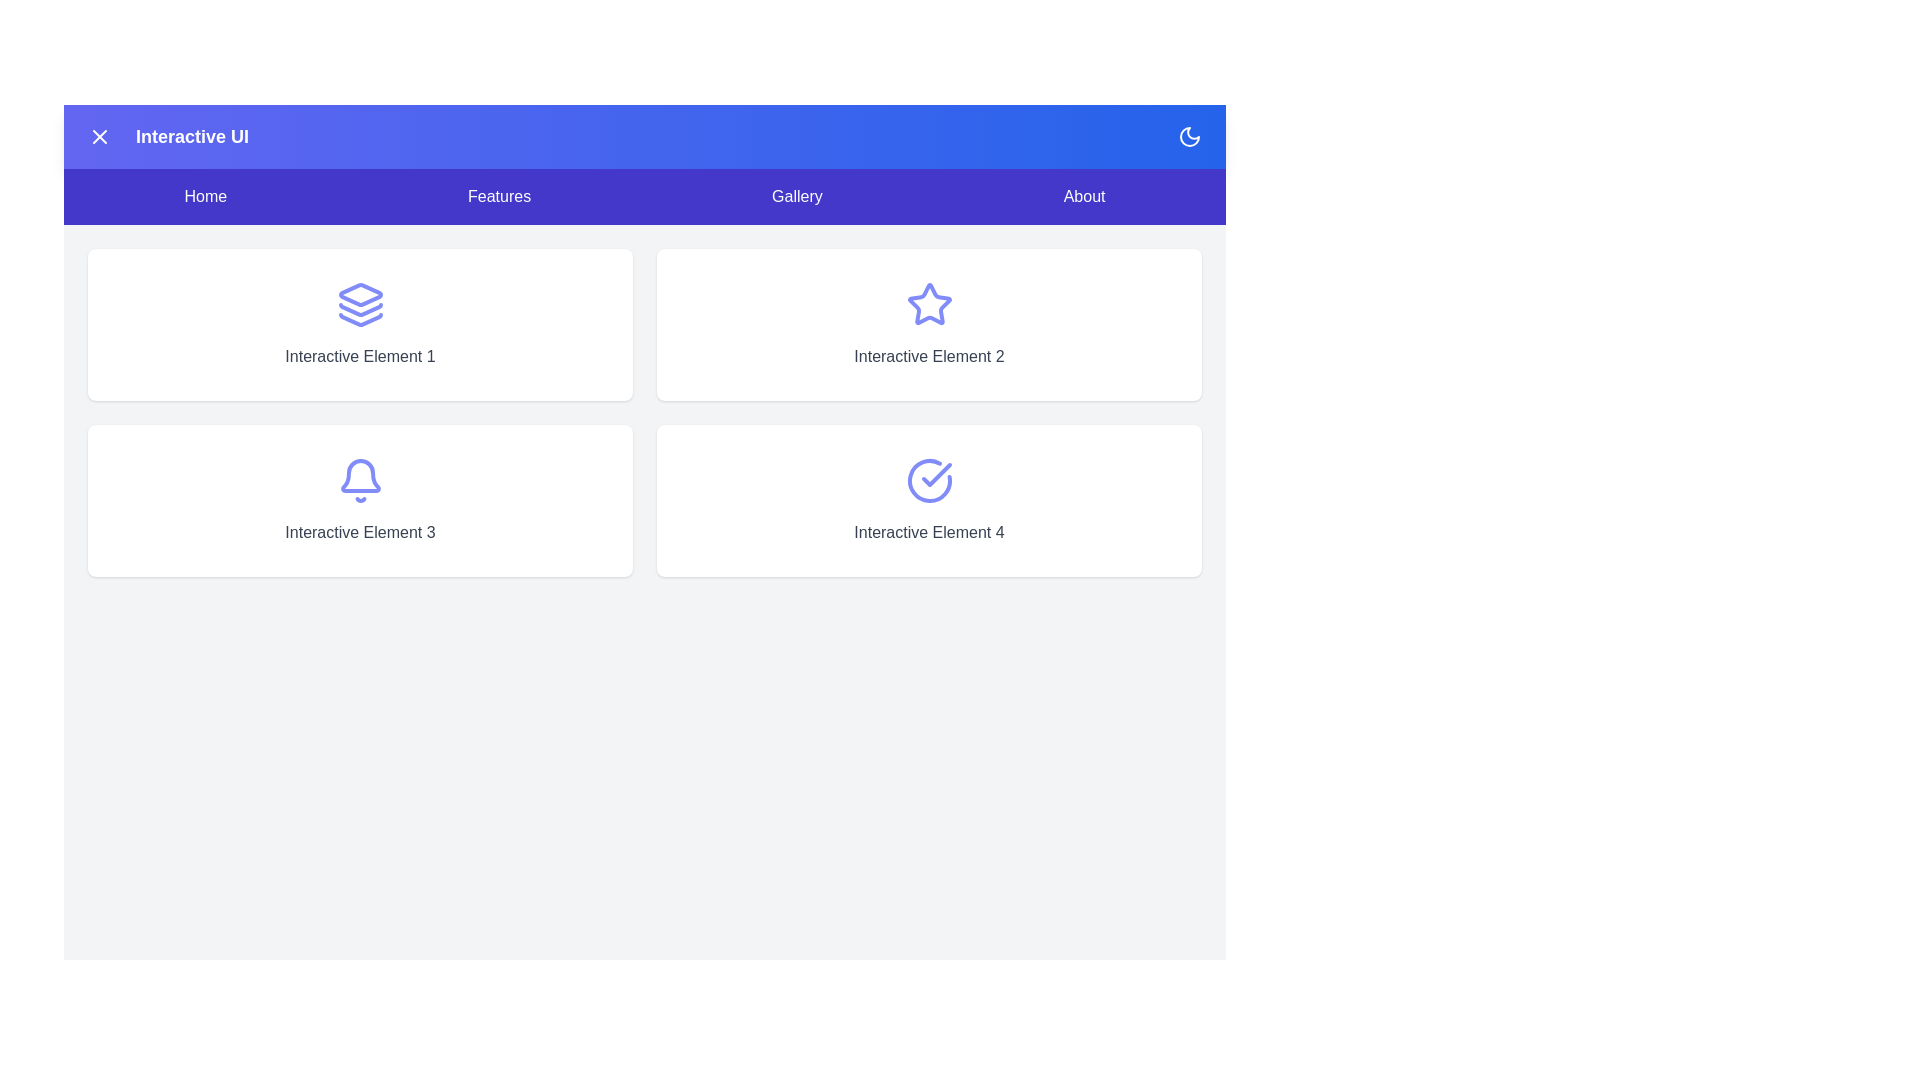  What do you see at coordinates (205, 196) in the screenshot?
I see `the Home navigation menu item` at bounding box center [205, 196].